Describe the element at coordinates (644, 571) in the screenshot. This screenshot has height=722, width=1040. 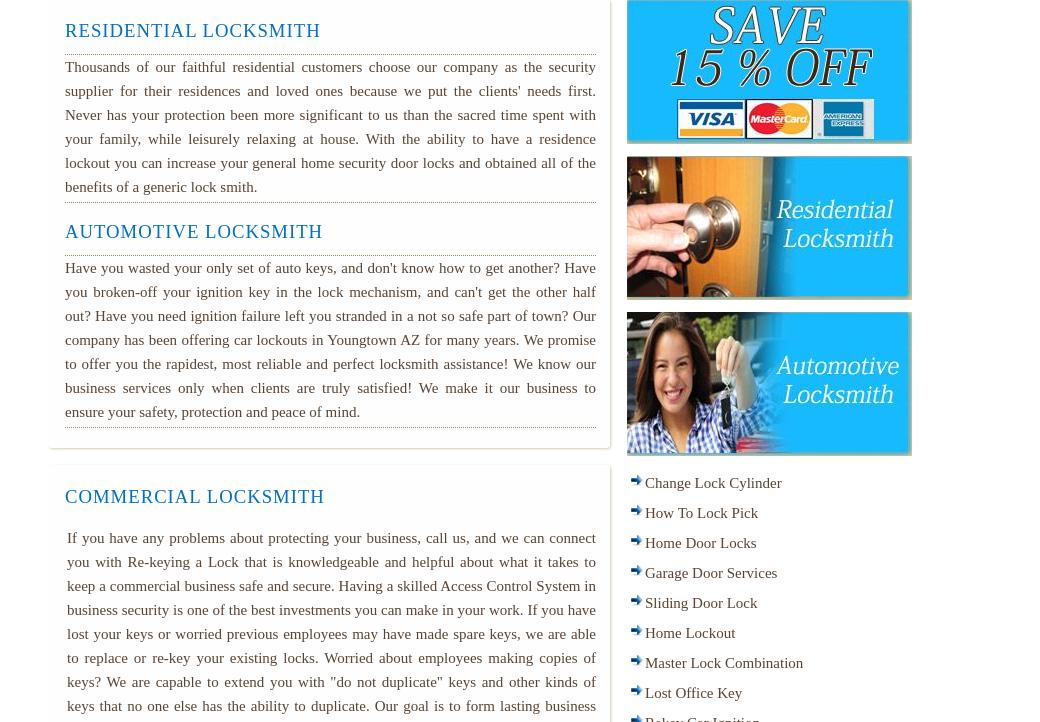
I see `'Garage Door Services'` at that location.